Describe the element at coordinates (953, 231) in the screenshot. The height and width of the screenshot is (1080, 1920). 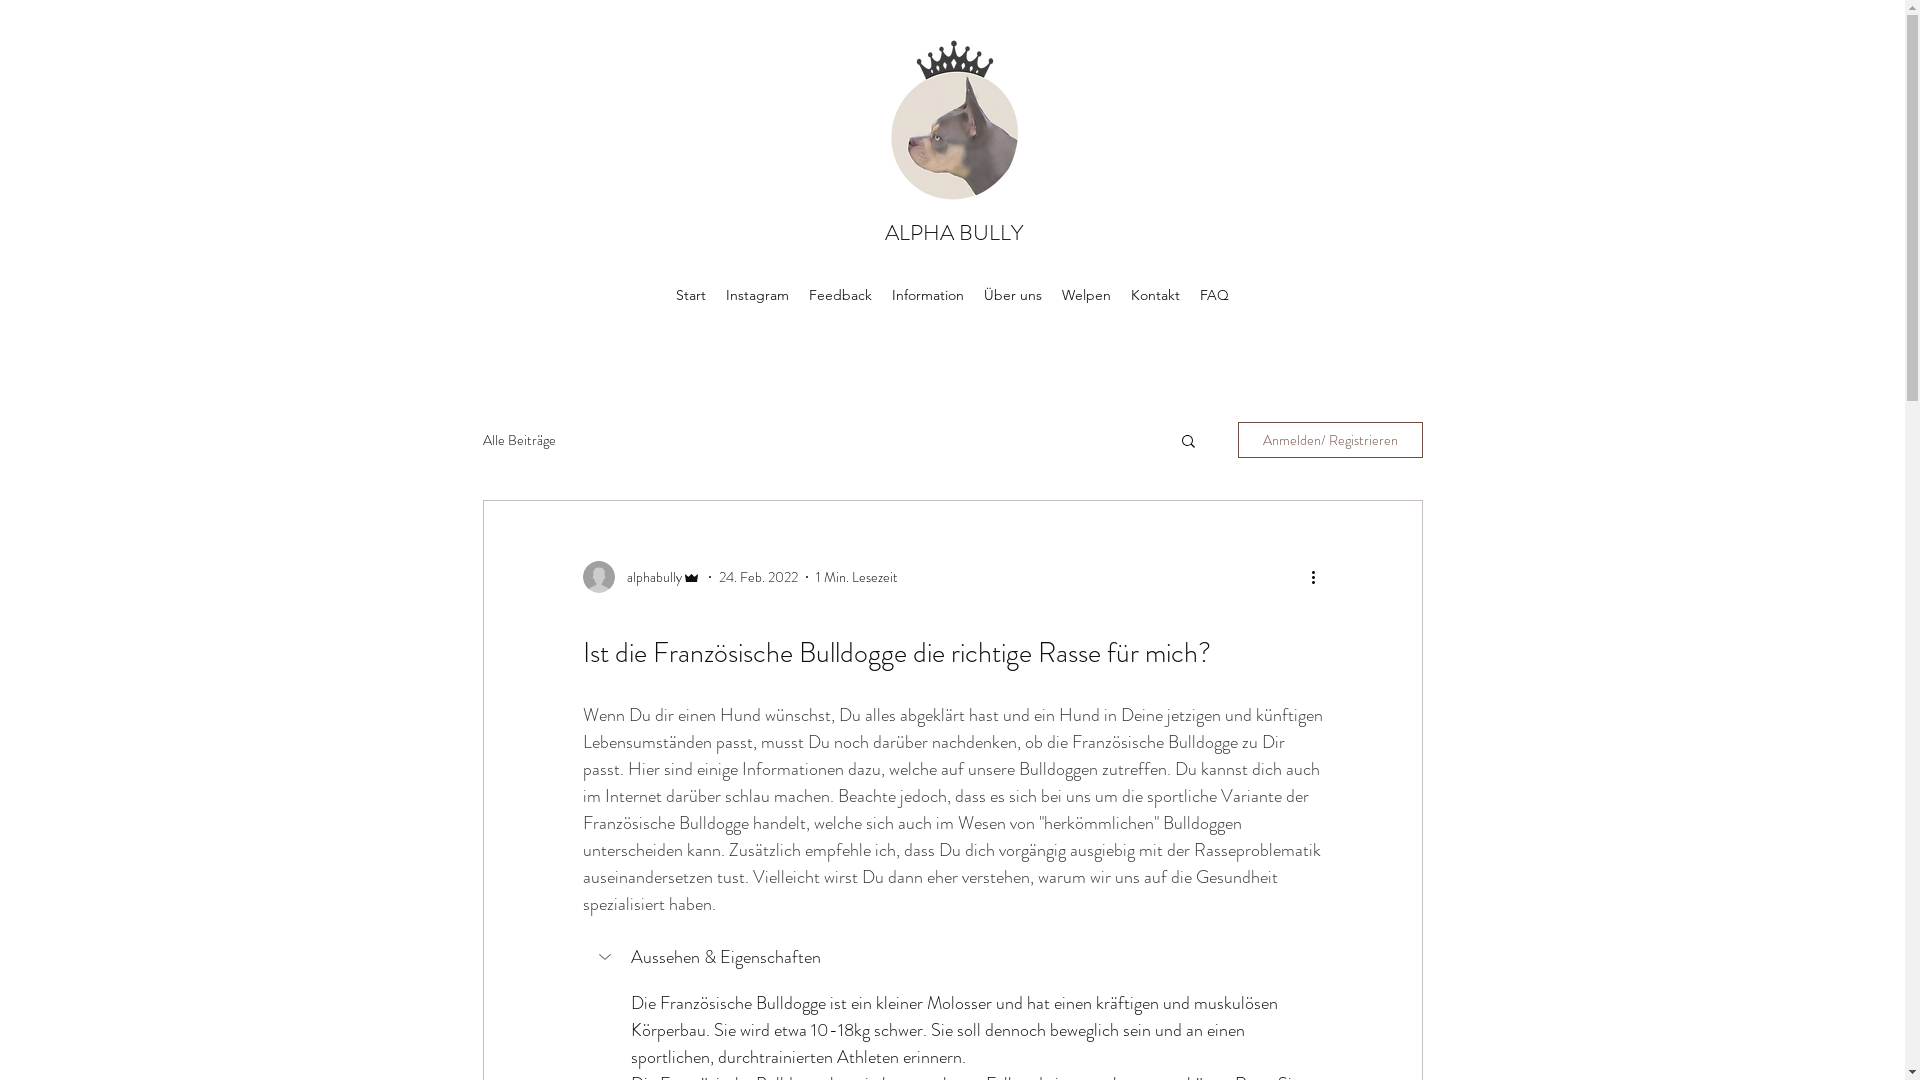
I see `'ALPHA BULLY'` at that location.